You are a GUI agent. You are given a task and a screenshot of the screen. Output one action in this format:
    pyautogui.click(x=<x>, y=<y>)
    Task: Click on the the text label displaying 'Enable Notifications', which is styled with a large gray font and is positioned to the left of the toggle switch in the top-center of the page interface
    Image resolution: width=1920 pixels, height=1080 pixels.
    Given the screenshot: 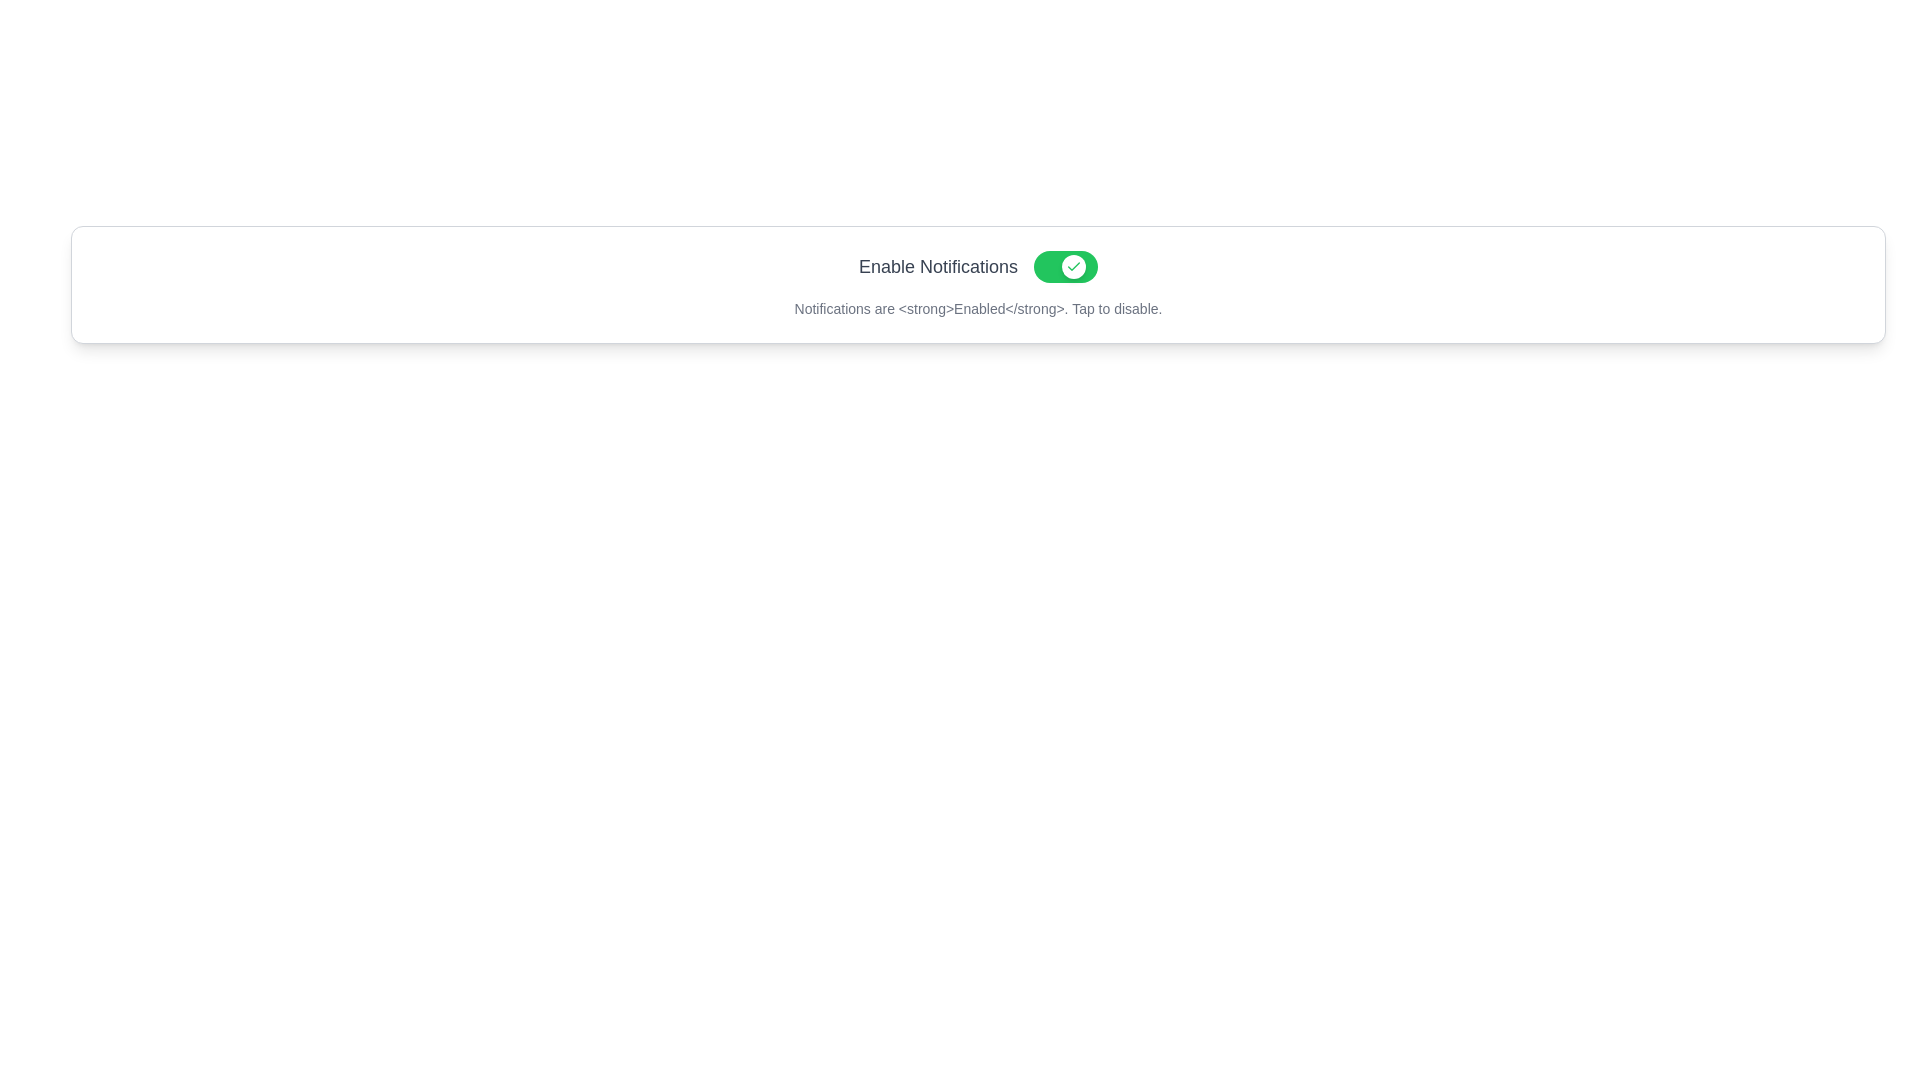 What is the action you would take?
    pyautogui.click(x=937, y=265)
    